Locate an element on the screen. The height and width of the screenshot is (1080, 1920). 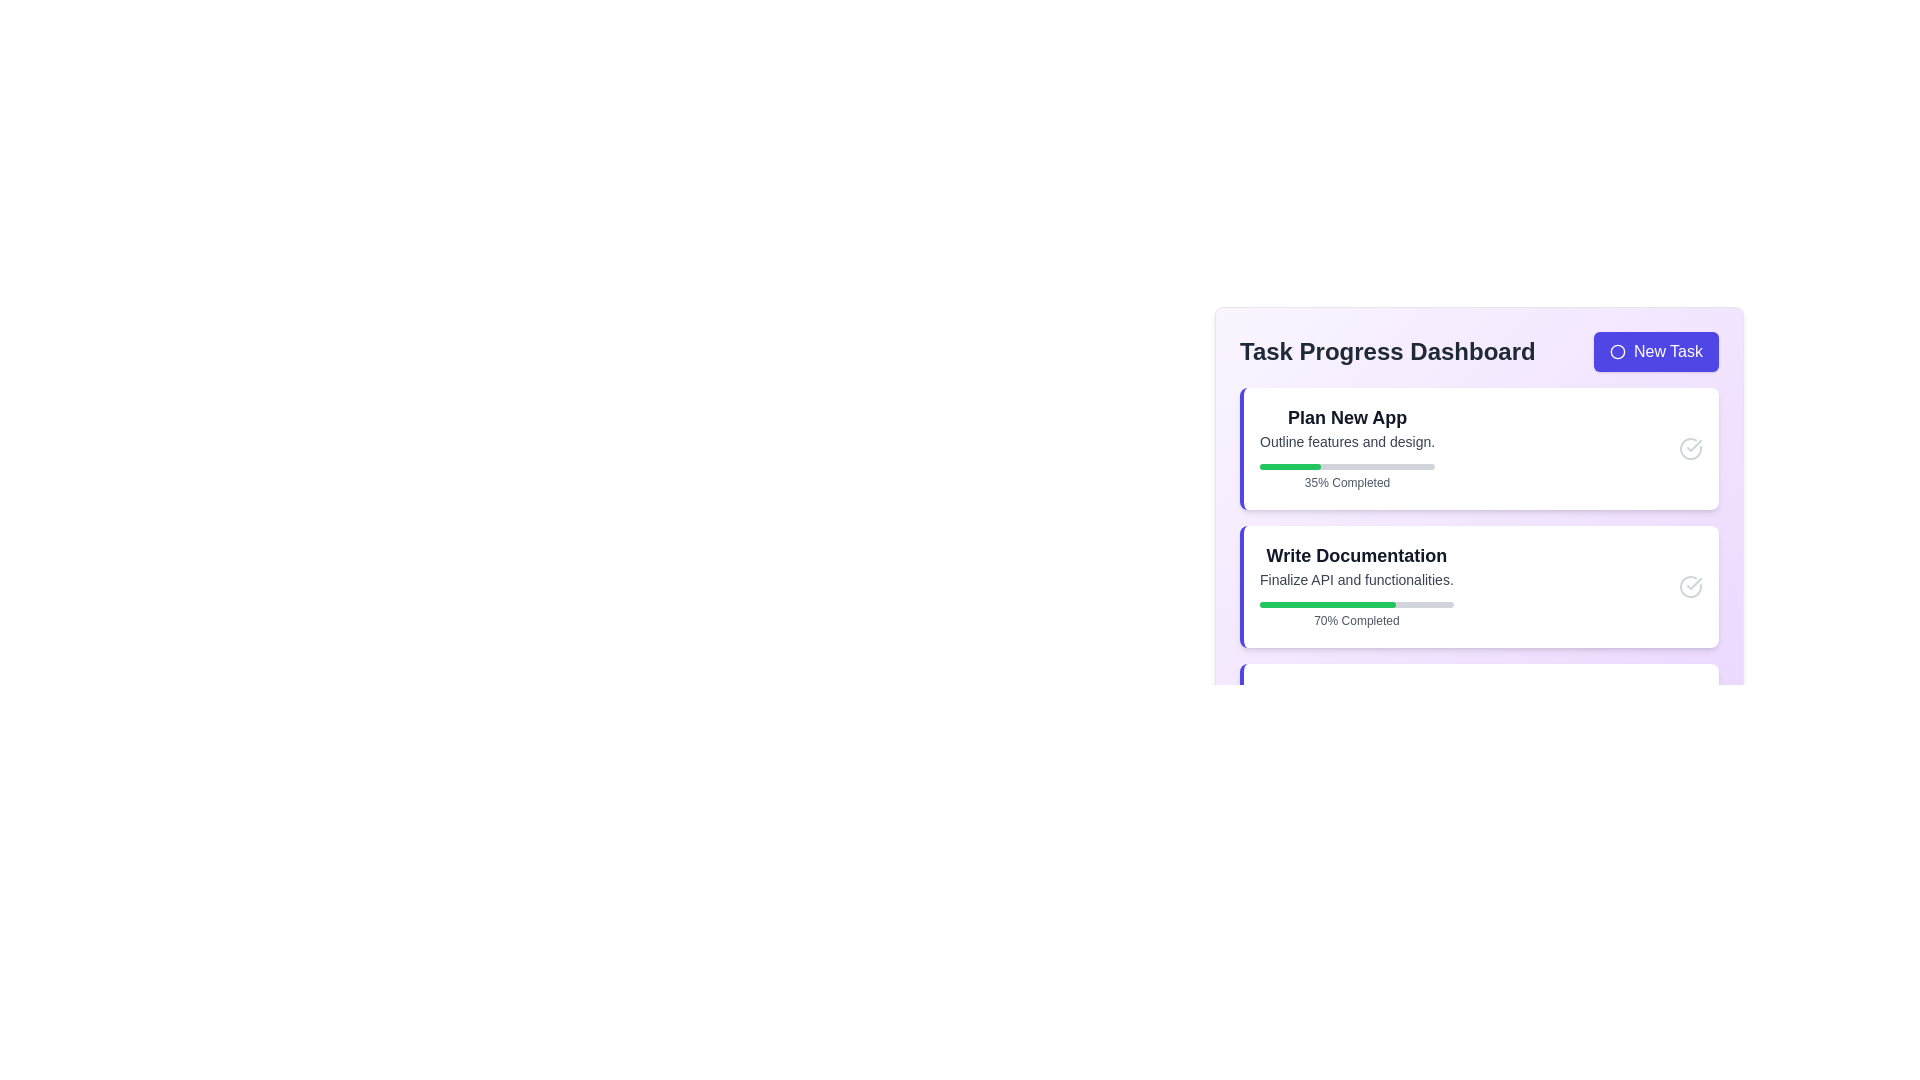
the circular outline within the 'New Task' button located in the top-right area of the 'Task Progress Dashboard.' is located at coordinates (1617, 350).